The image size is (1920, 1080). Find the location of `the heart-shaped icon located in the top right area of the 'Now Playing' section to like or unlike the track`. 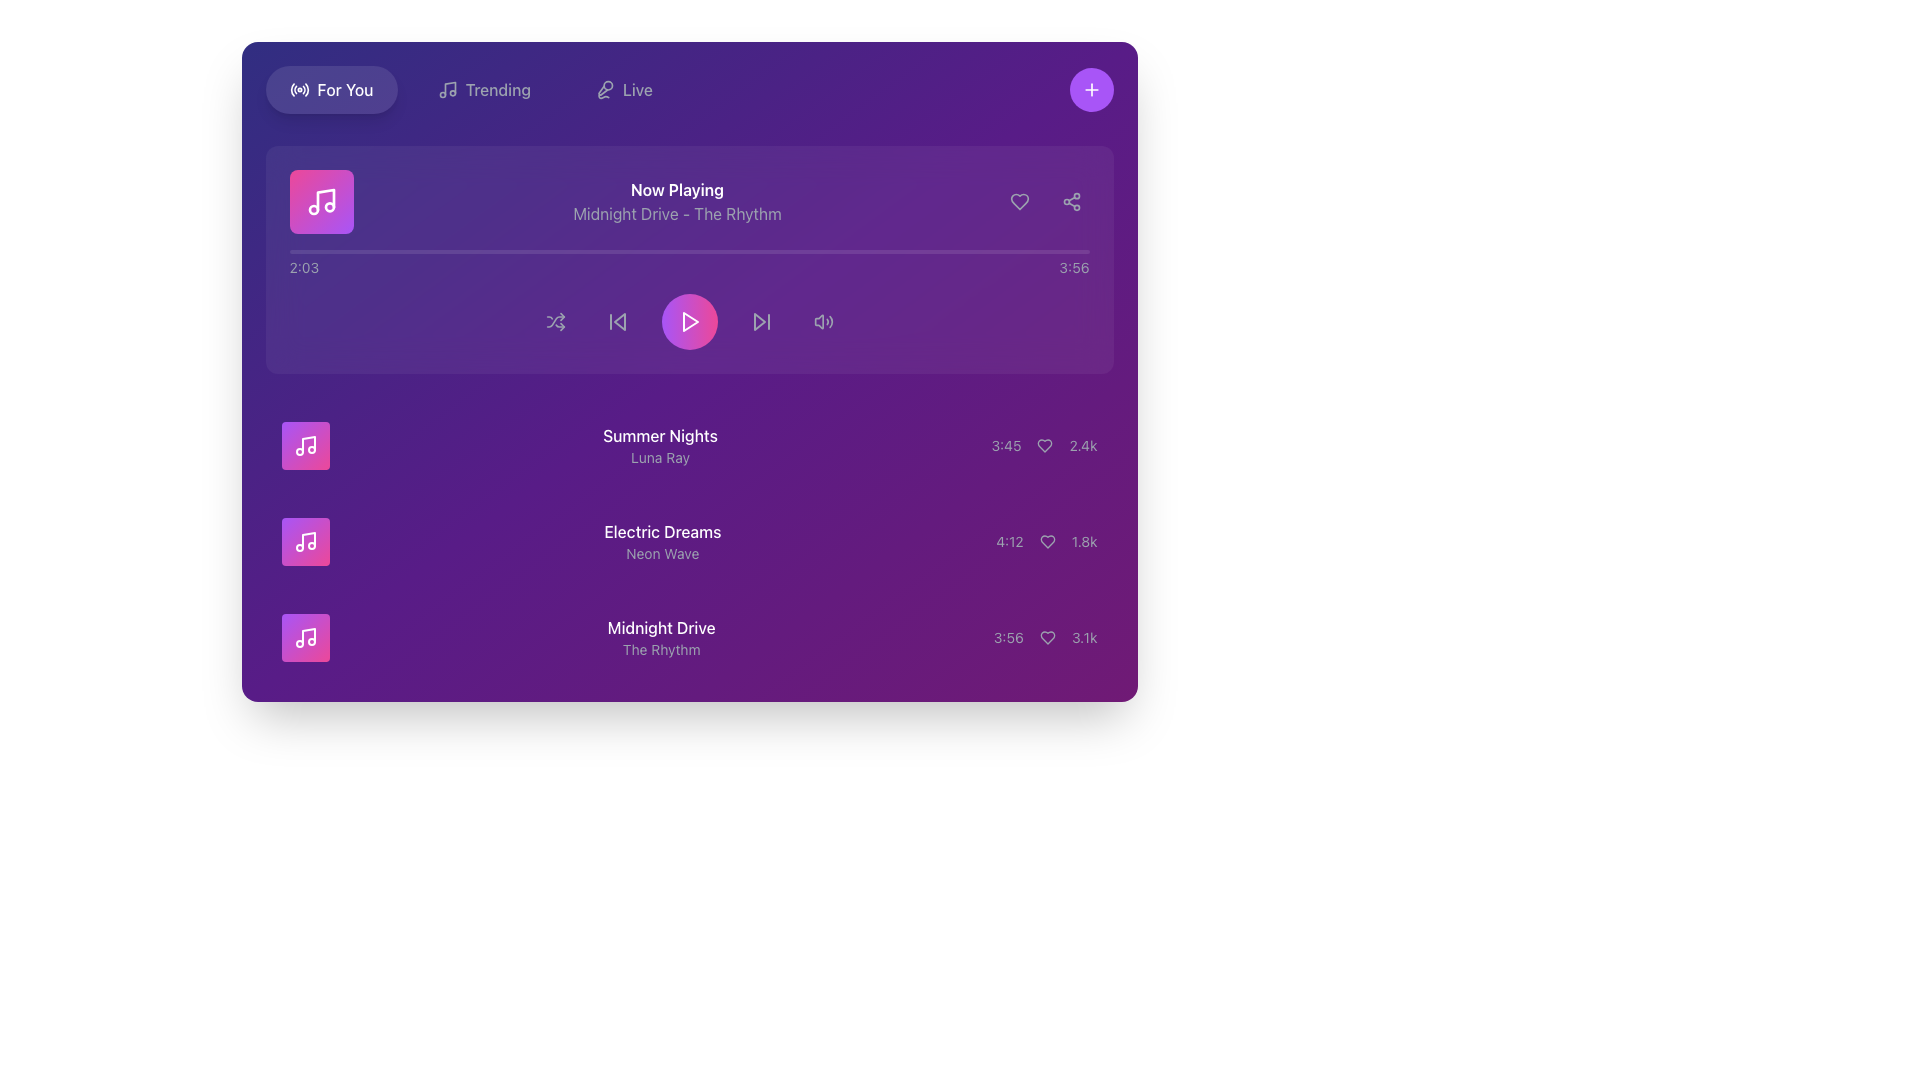

the heart-shaped icon located in the top right area of the 'Now Playing' section to like or unlike the track is located at coordinates (1019, 201).